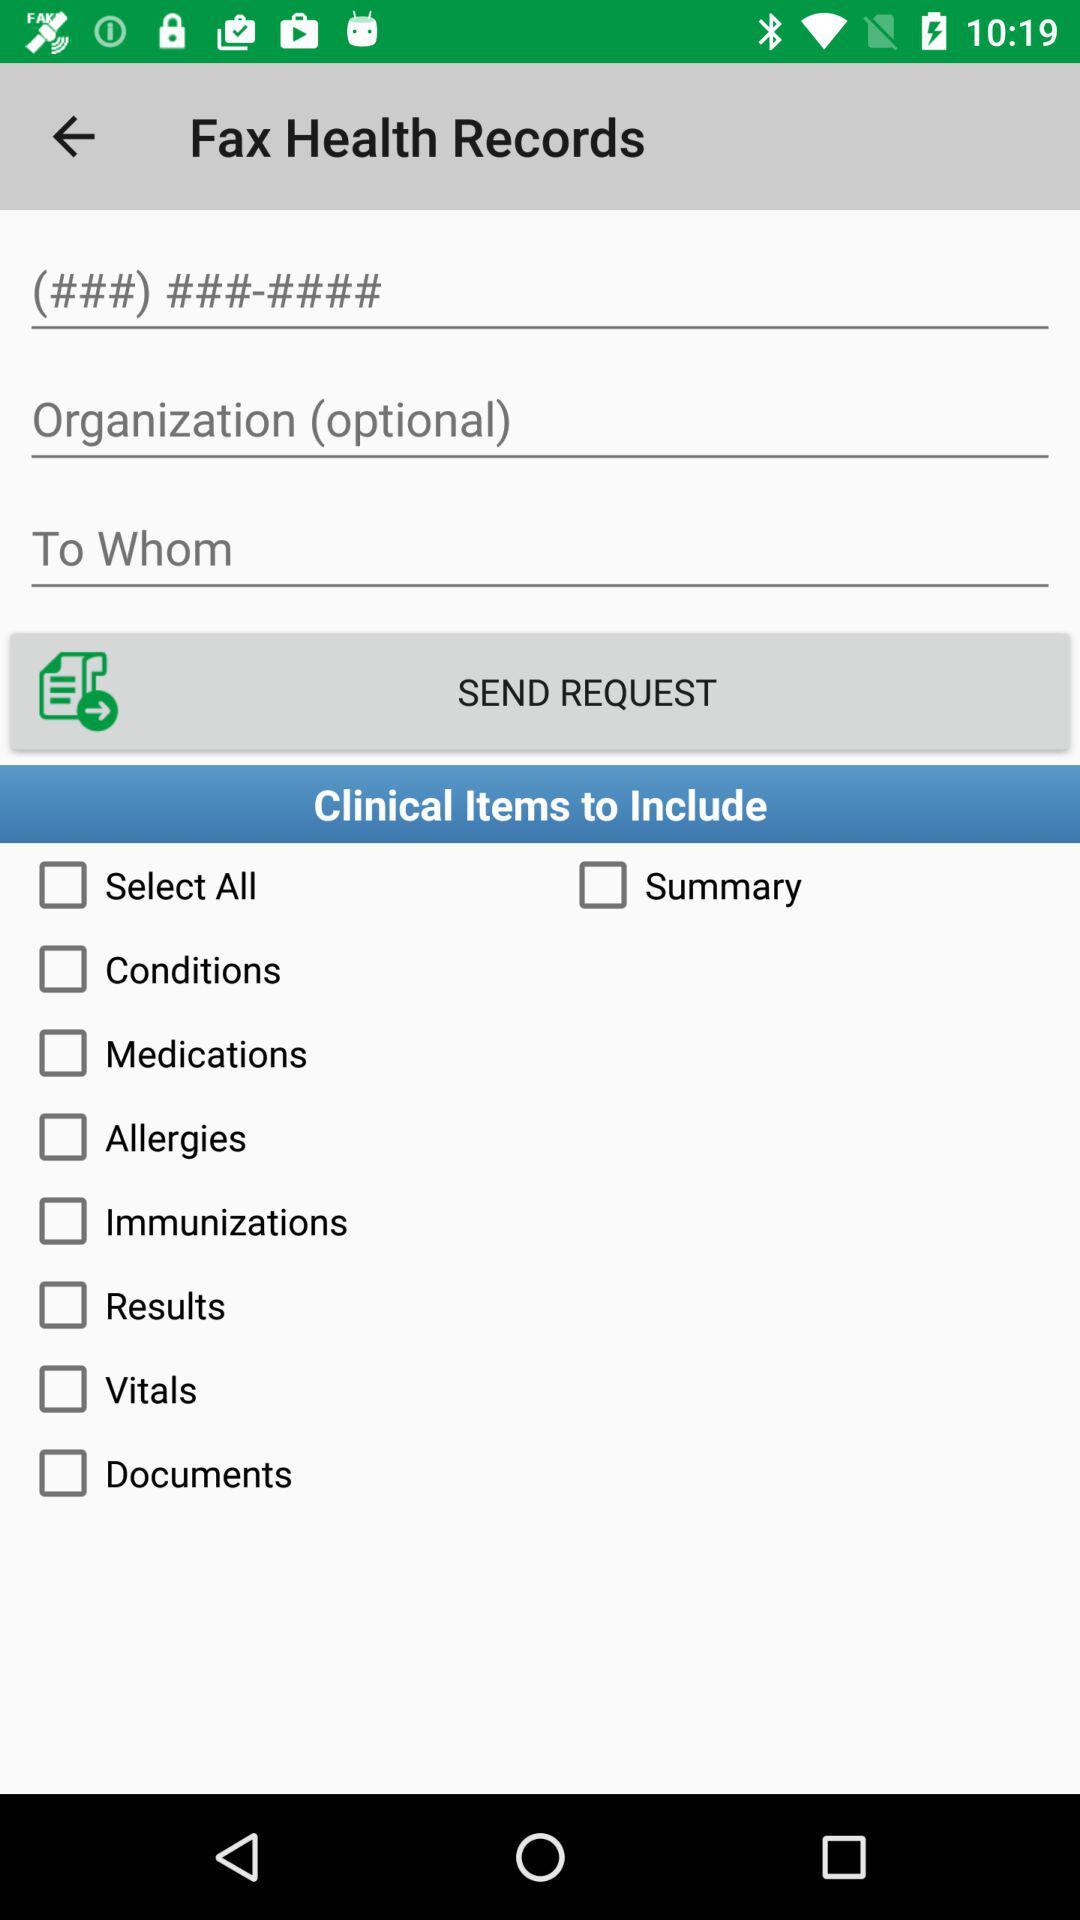 The height and width of the screenshot is (1920, 1080). I want to click on person to send fax to, so click(540, 548).